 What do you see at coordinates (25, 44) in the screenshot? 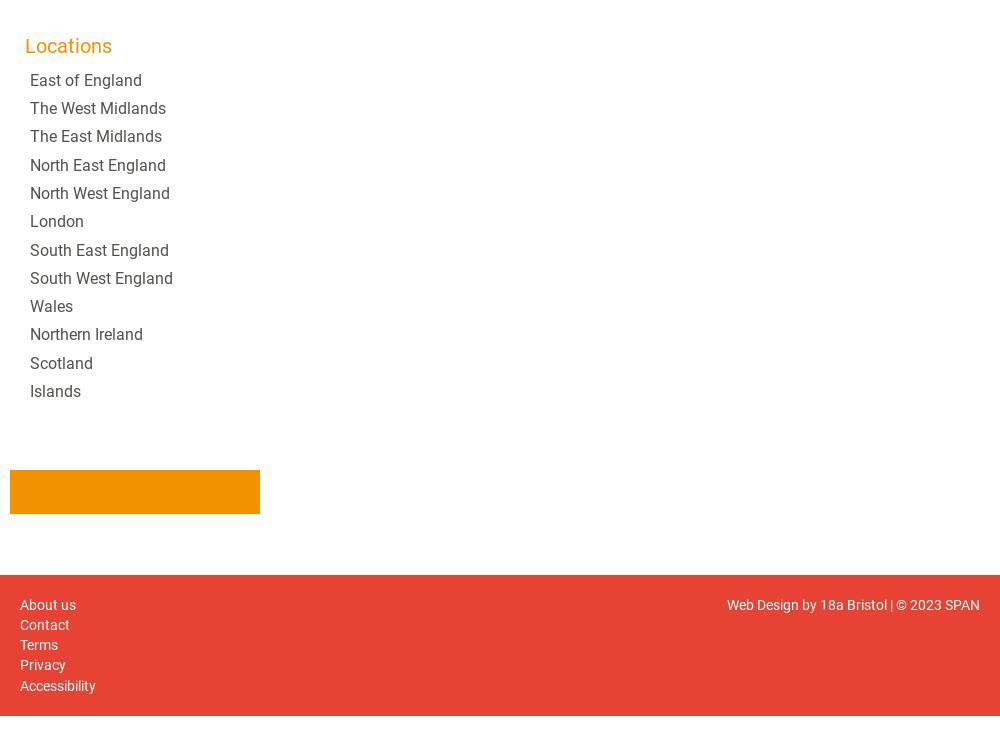
I see `'Locations'` at bounding box center [25, 44].